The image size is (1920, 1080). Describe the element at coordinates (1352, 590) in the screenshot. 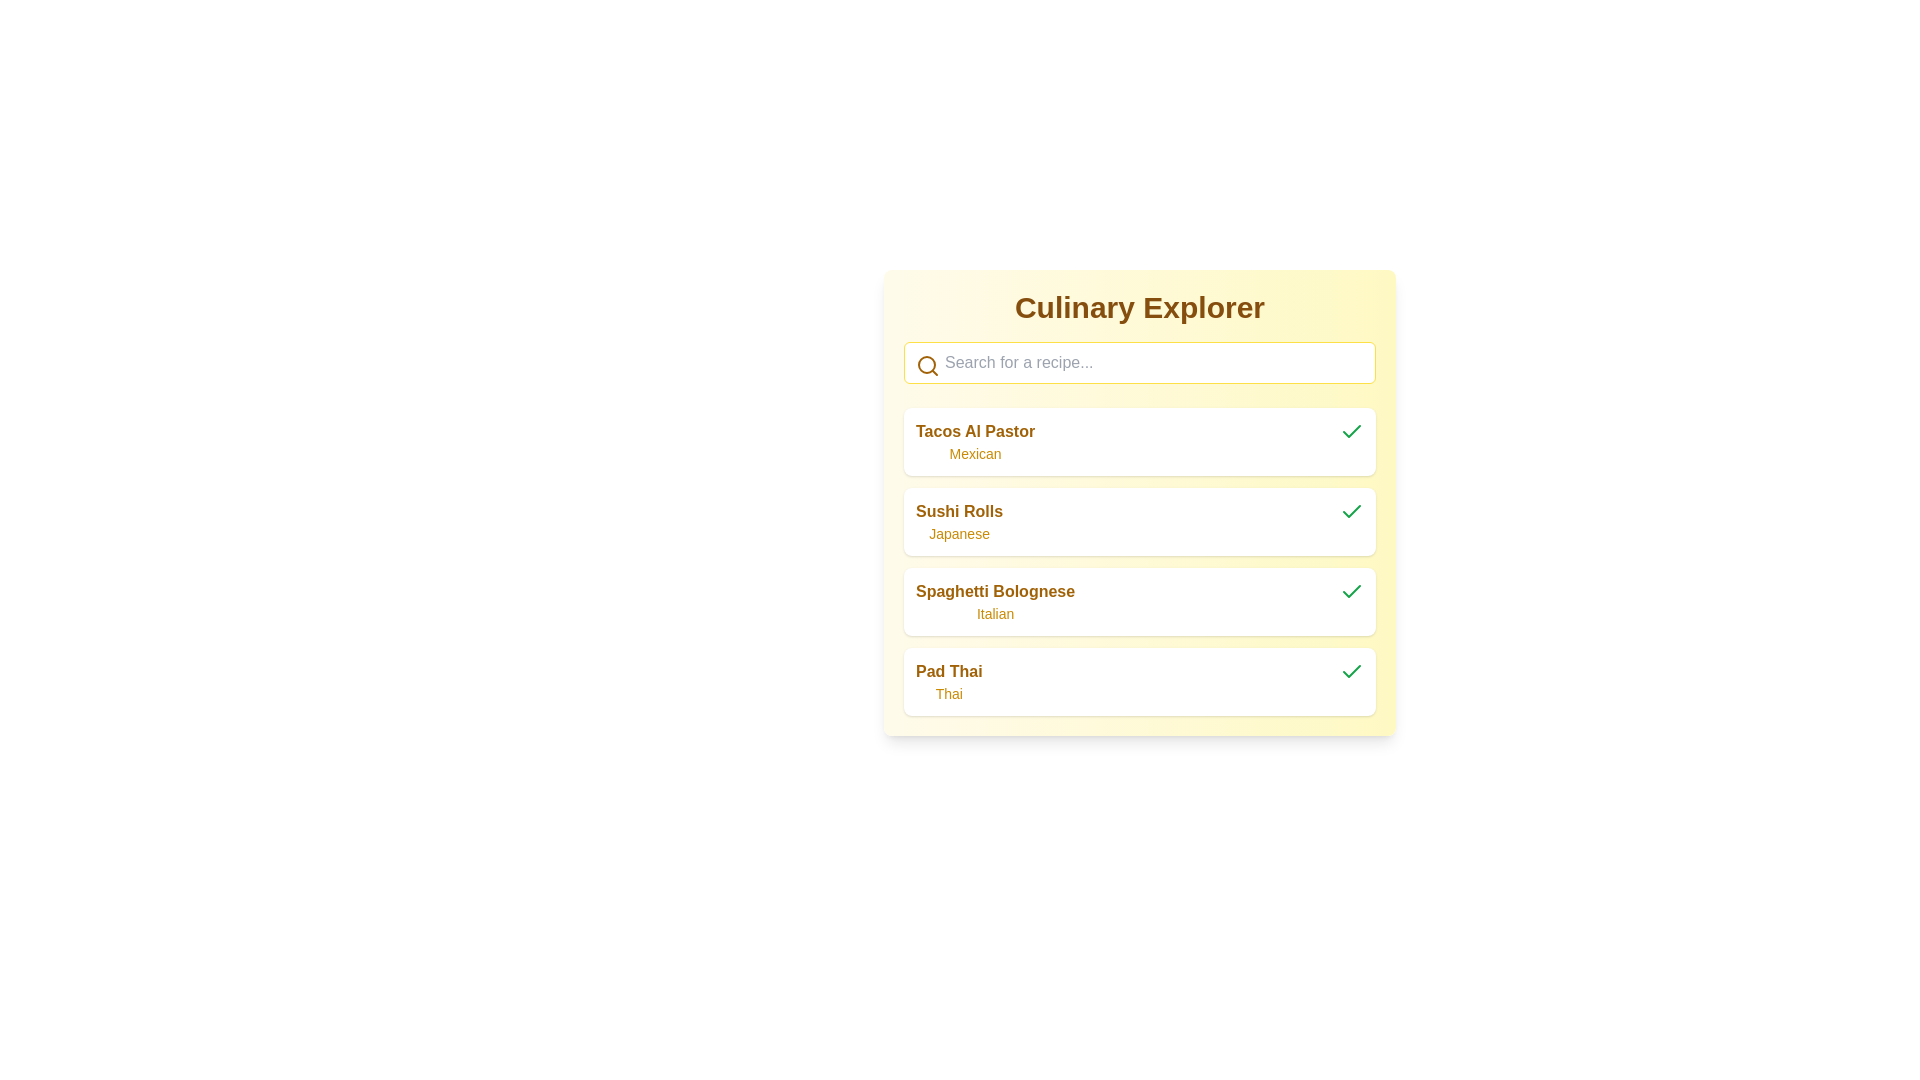

I see `the status of the selected or verified icon for the list item representing 'Spaghetti Bolognese', which is located on the rightmost part of the item` at that location.